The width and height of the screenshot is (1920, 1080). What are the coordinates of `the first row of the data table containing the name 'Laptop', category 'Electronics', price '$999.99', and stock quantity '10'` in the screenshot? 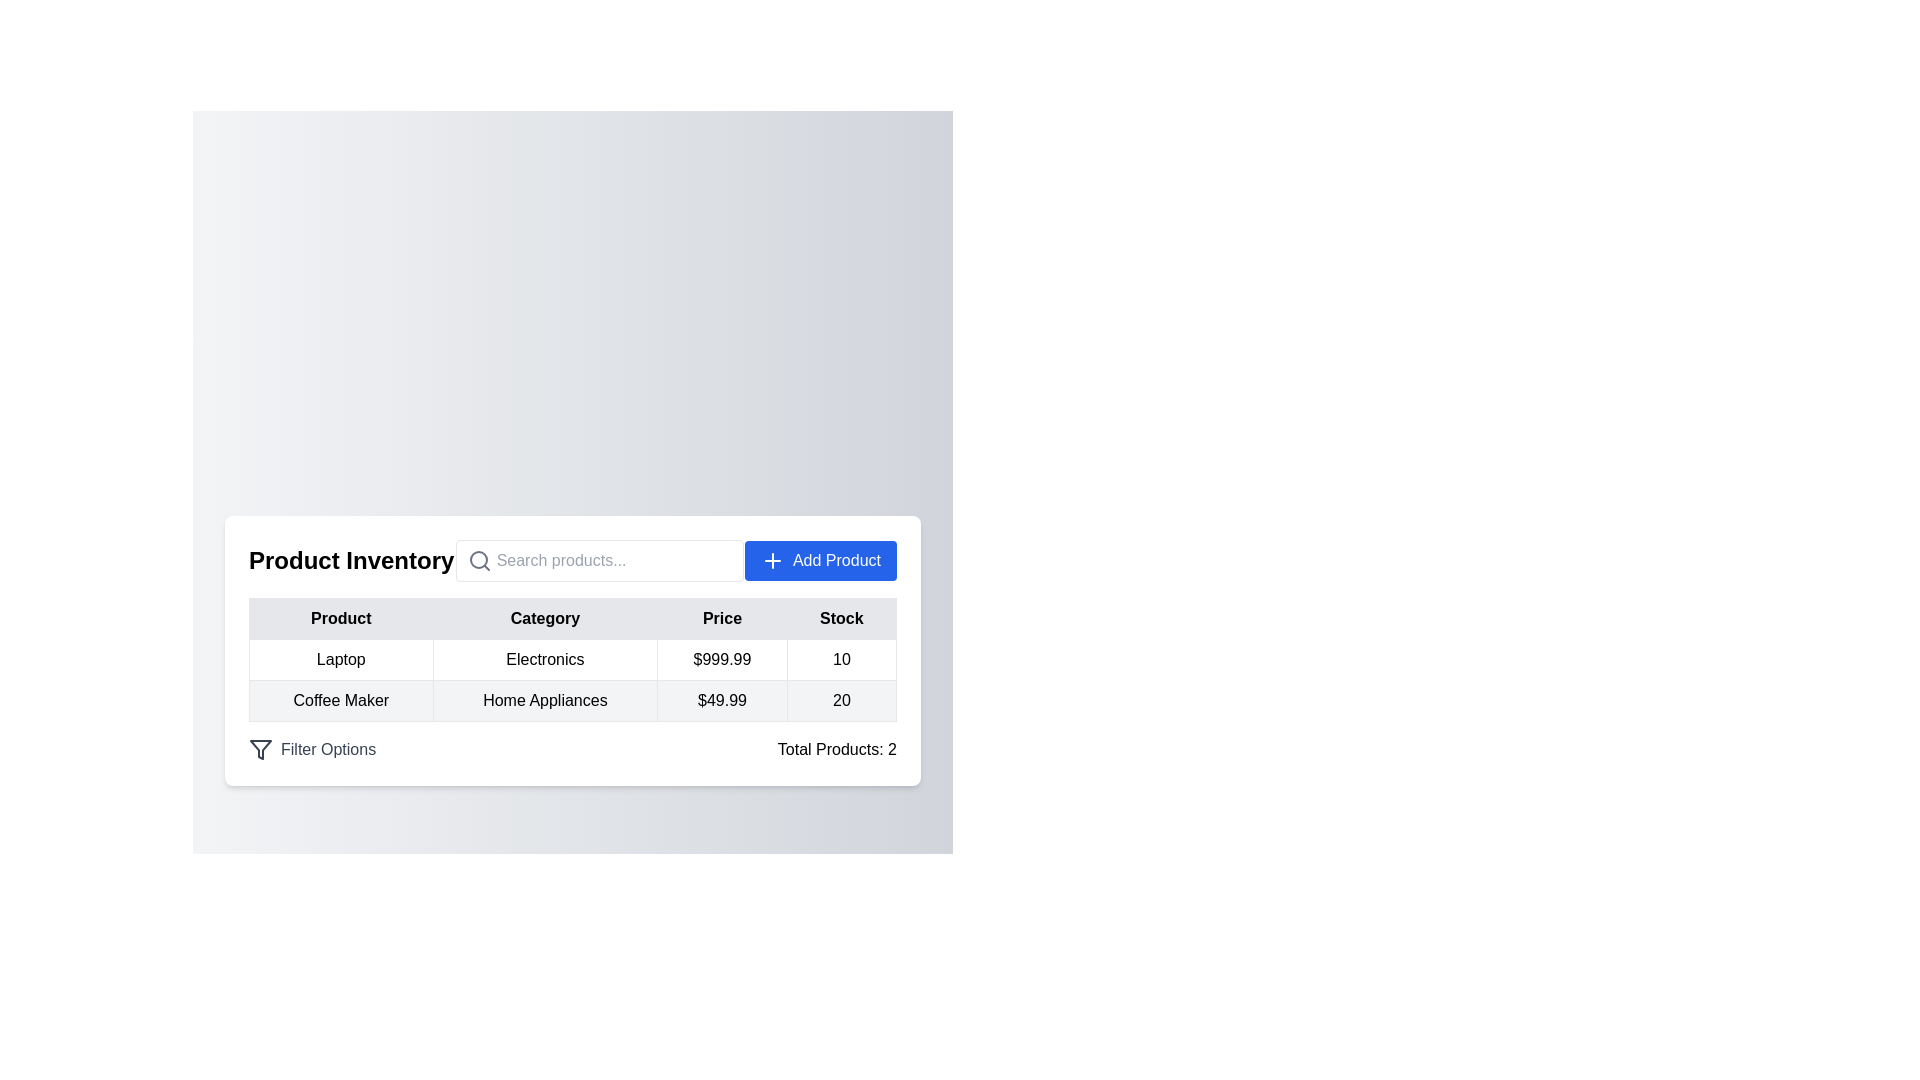 It's located at (571, 659).